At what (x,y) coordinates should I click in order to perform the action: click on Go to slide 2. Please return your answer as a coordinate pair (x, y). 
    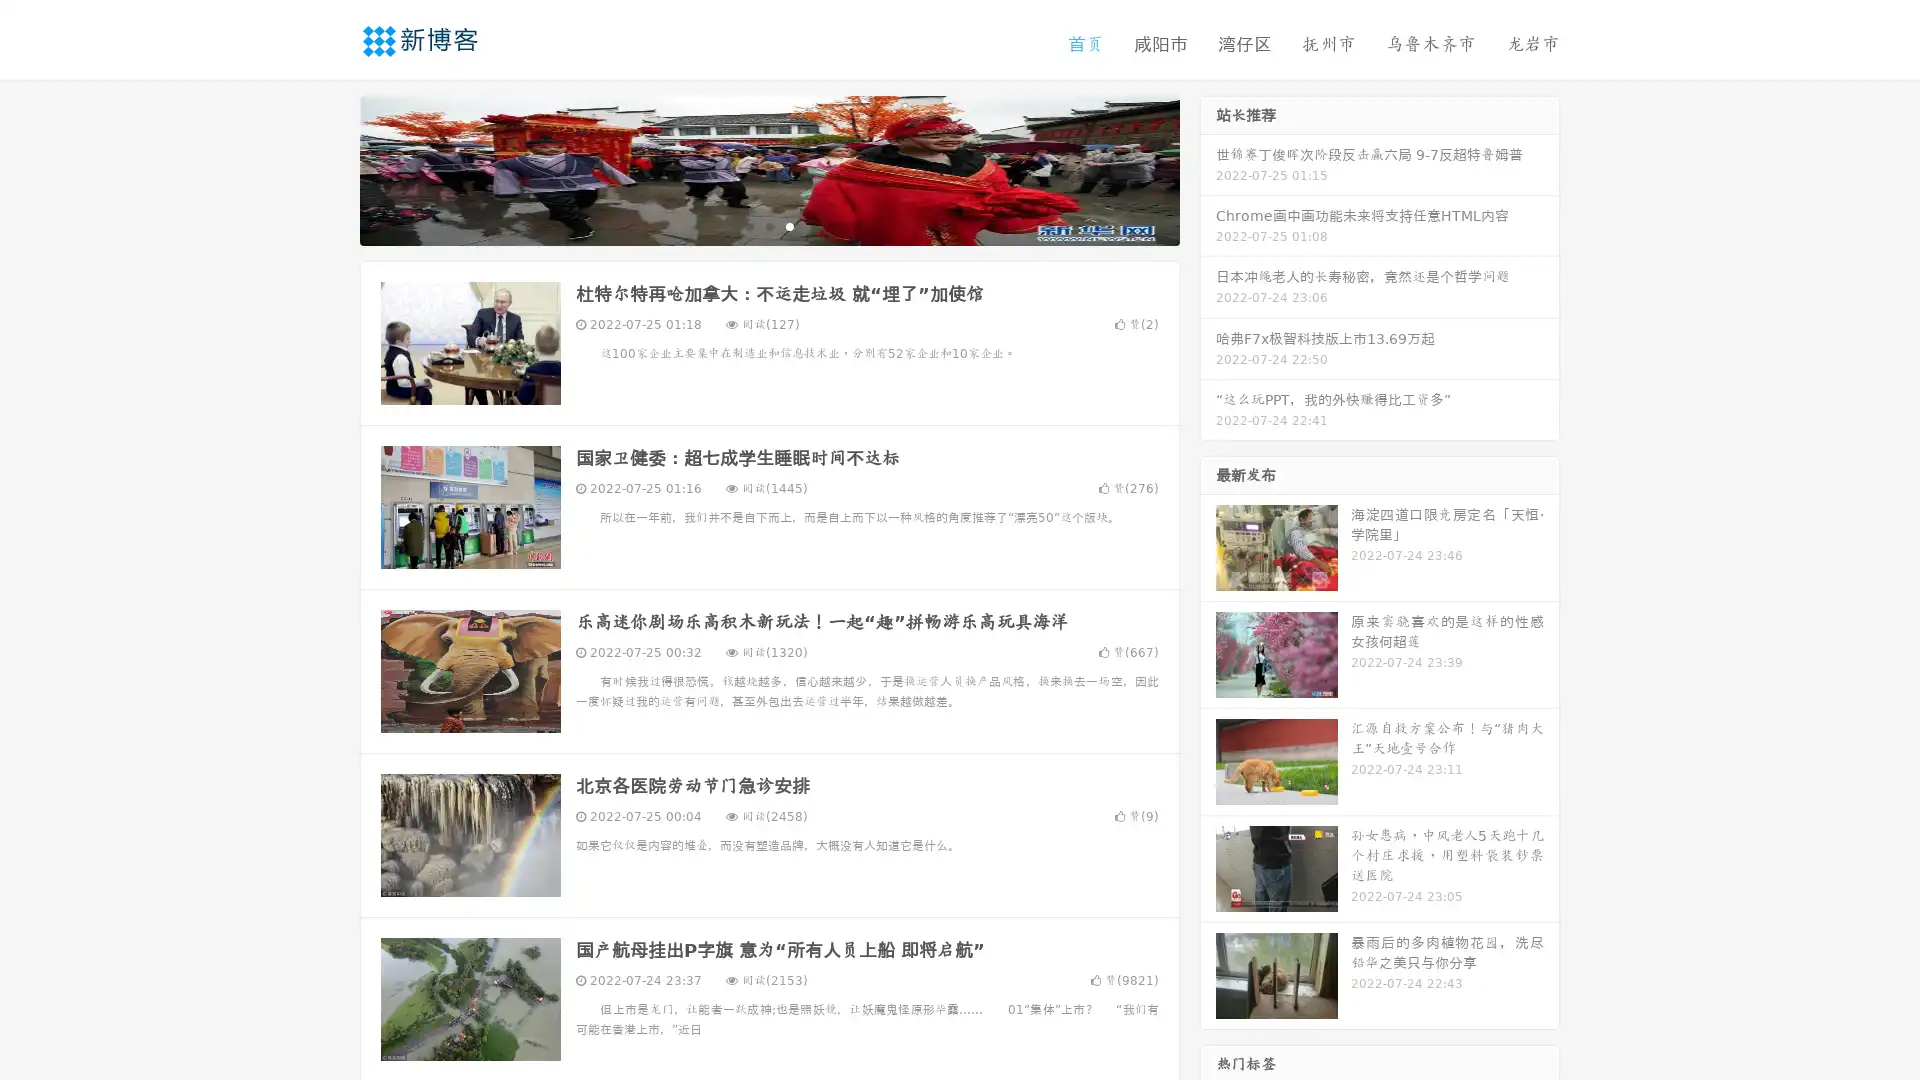
    Looking at the image, I should click on (768, 225).